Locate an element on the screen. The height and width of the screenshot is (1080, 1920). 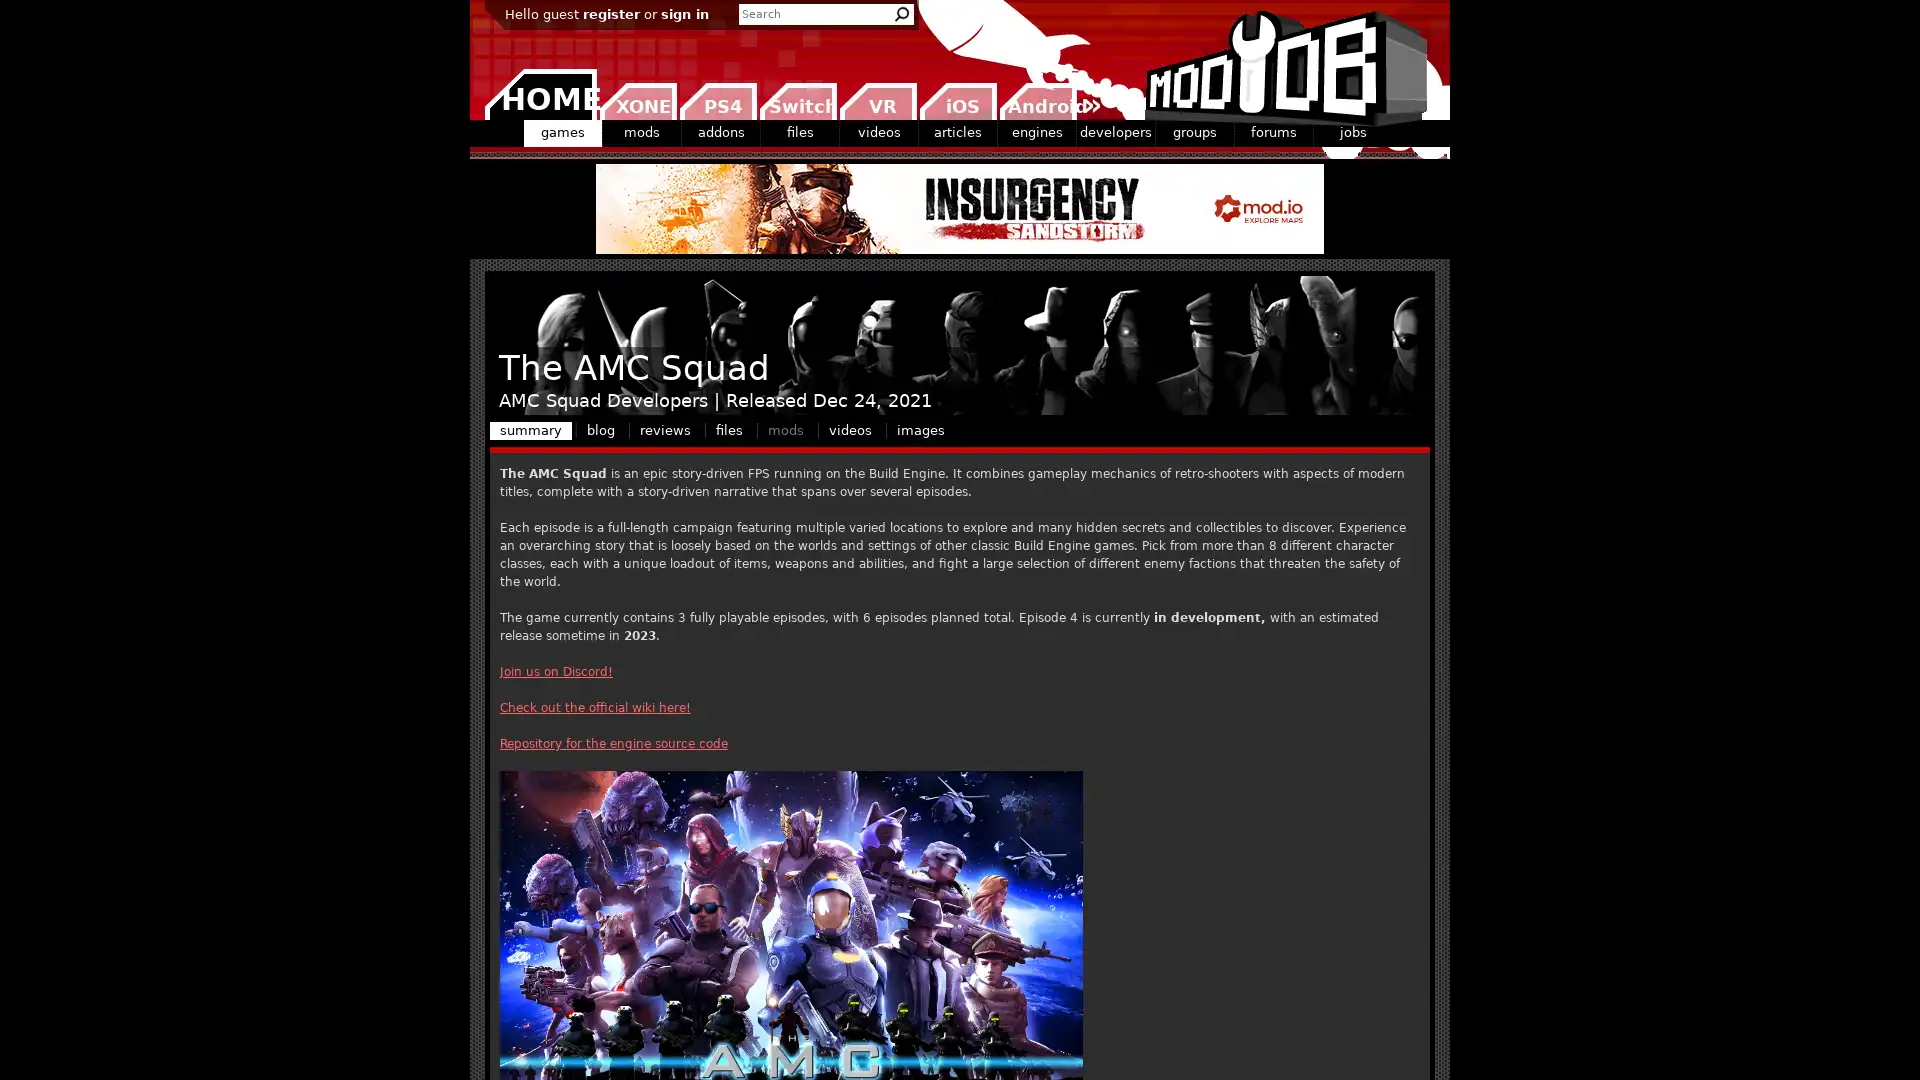
Search Mod DB is located at coordinates (901, 14).